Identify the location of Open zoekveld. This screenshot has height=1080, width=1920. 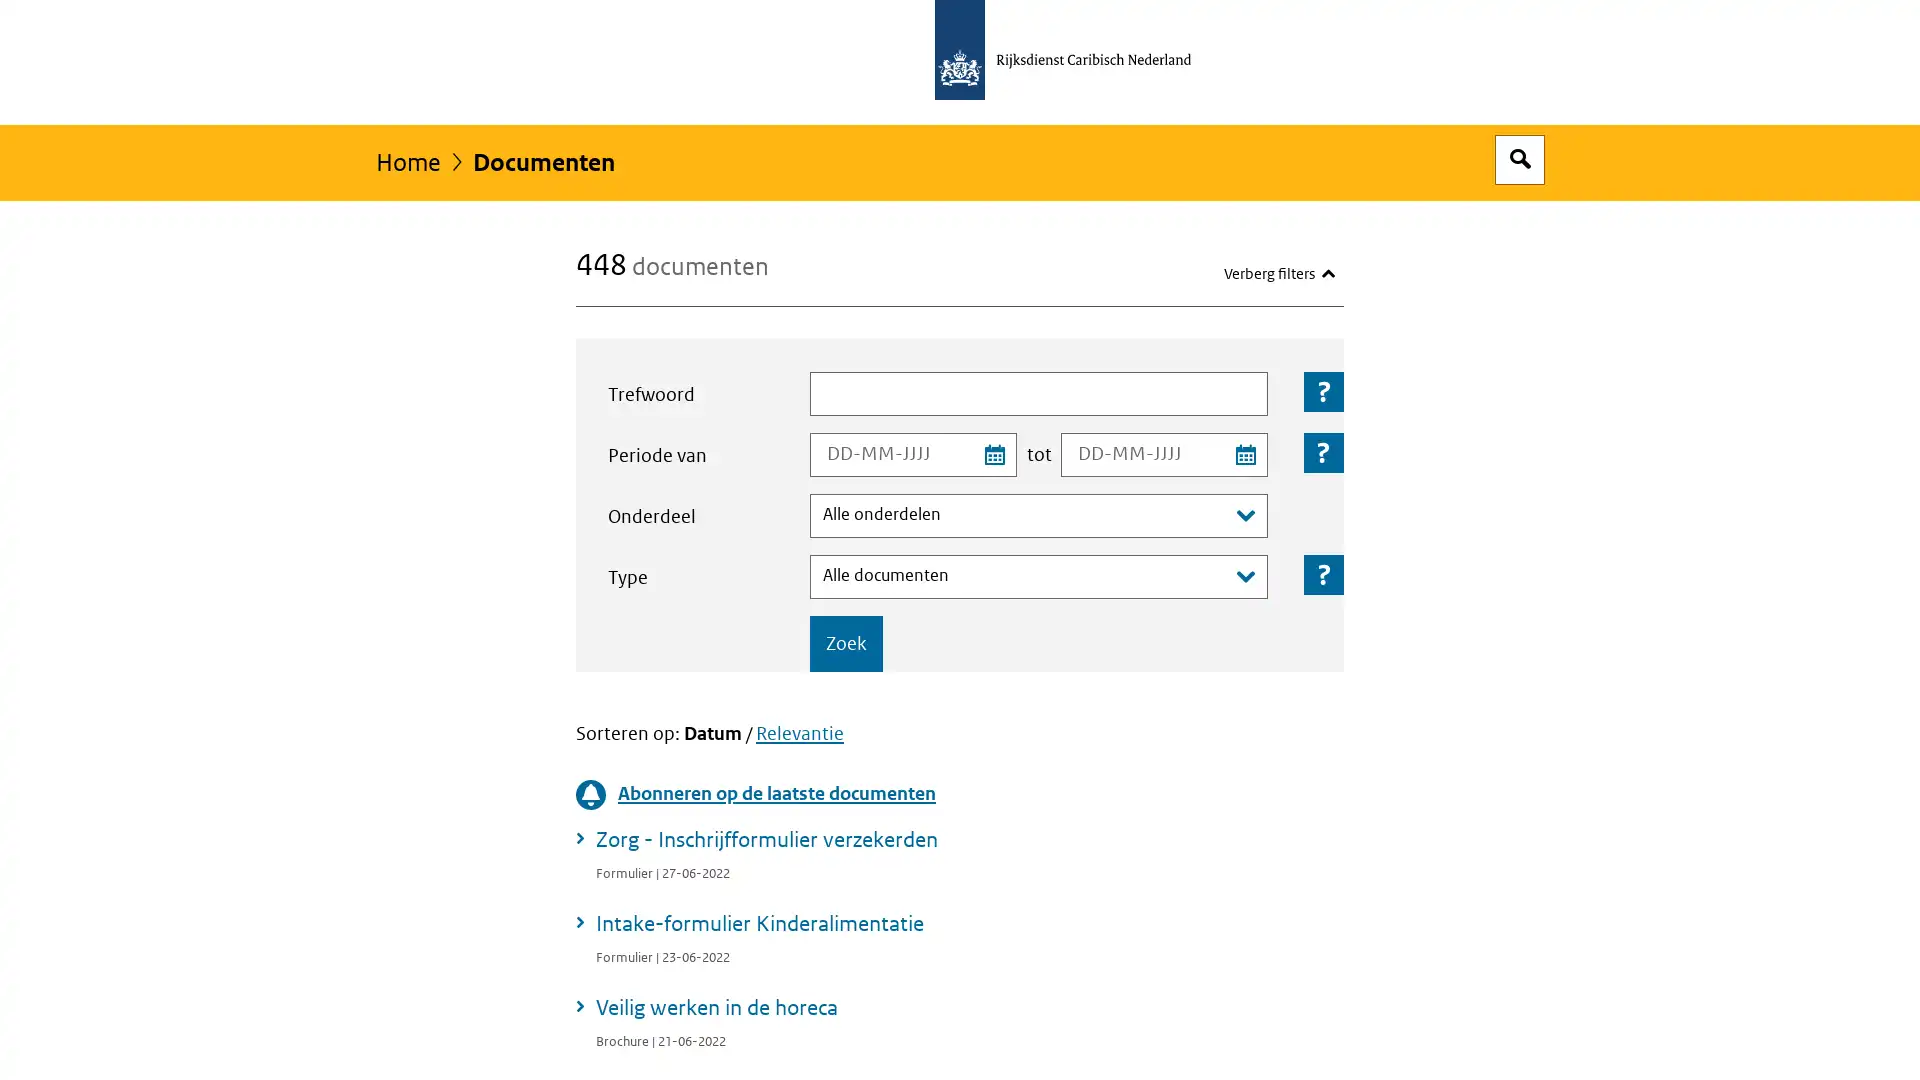
(1520, 158).